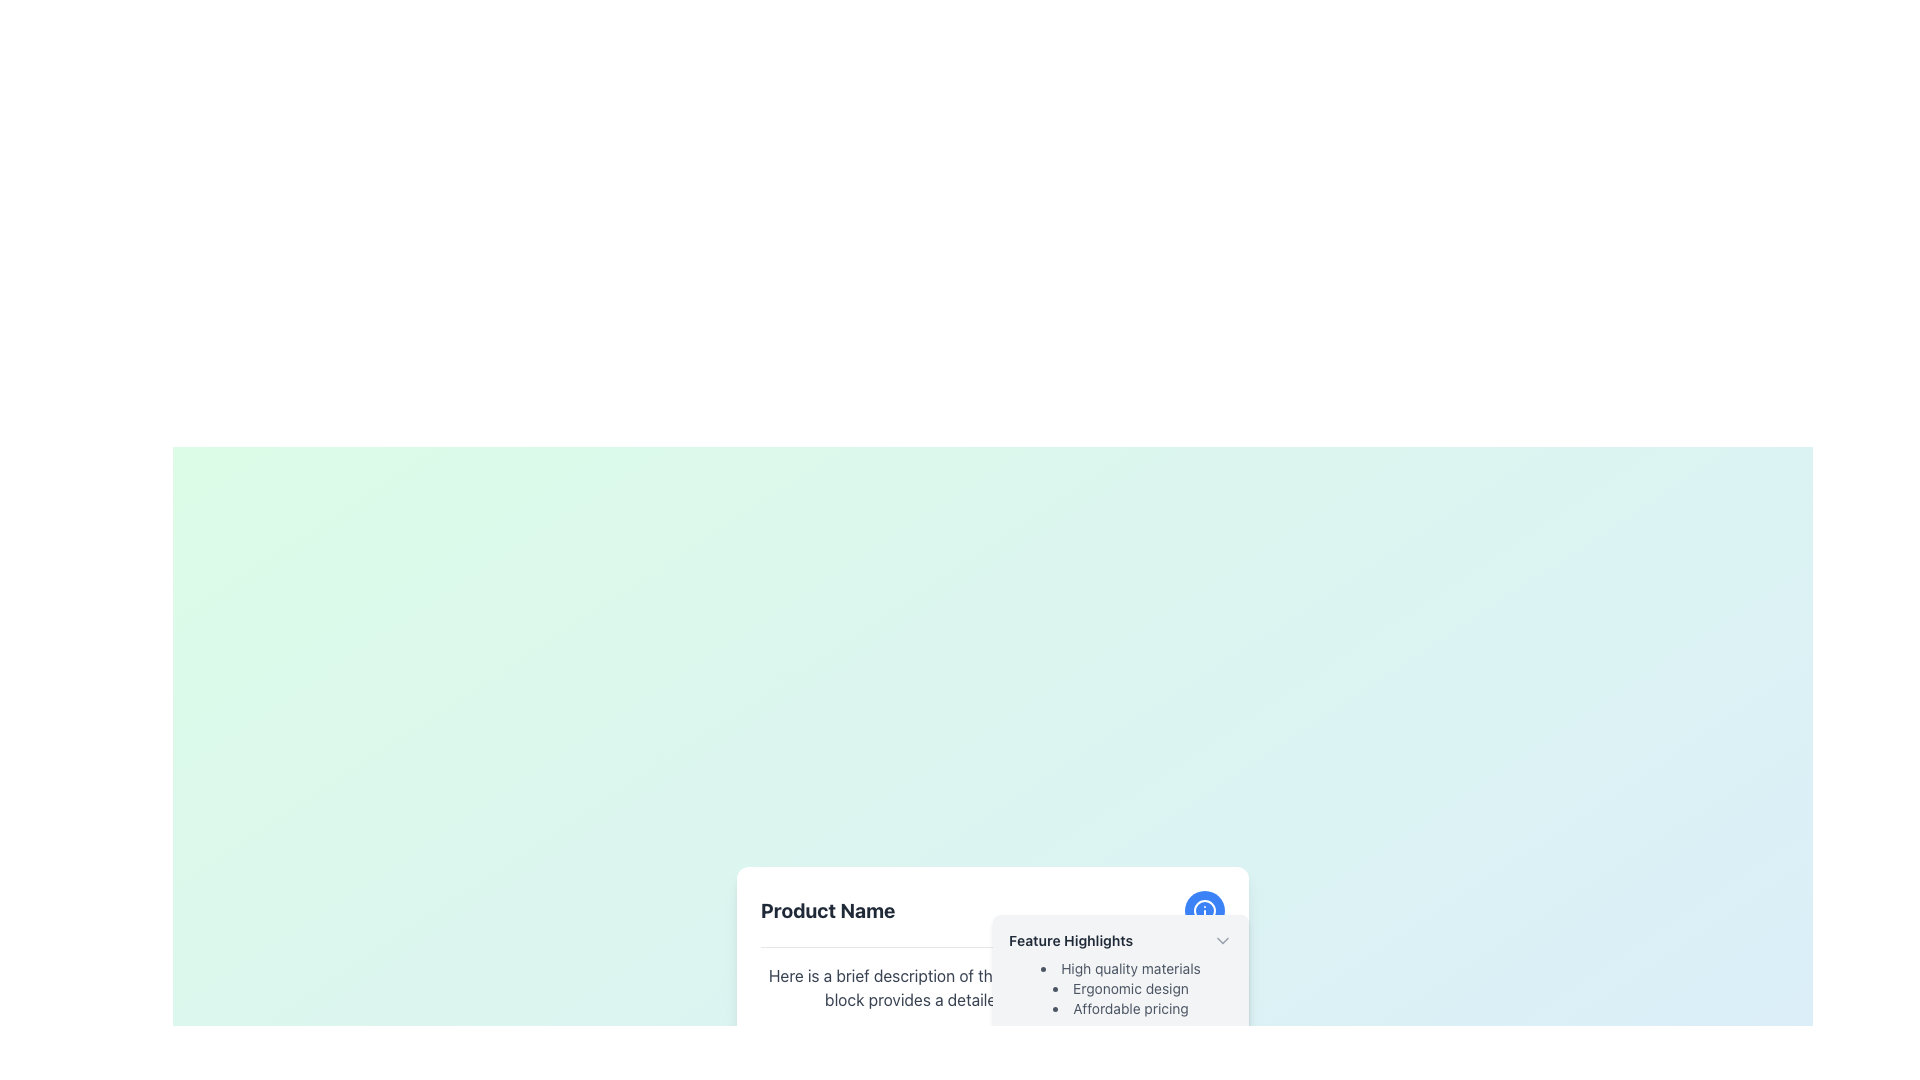  Describe the element at coordinates (1121, 987) in the screenshot. I see `the second item in the bulleted list under 'Feature Highlights' that describes the ergonomic design of the product` at that location.